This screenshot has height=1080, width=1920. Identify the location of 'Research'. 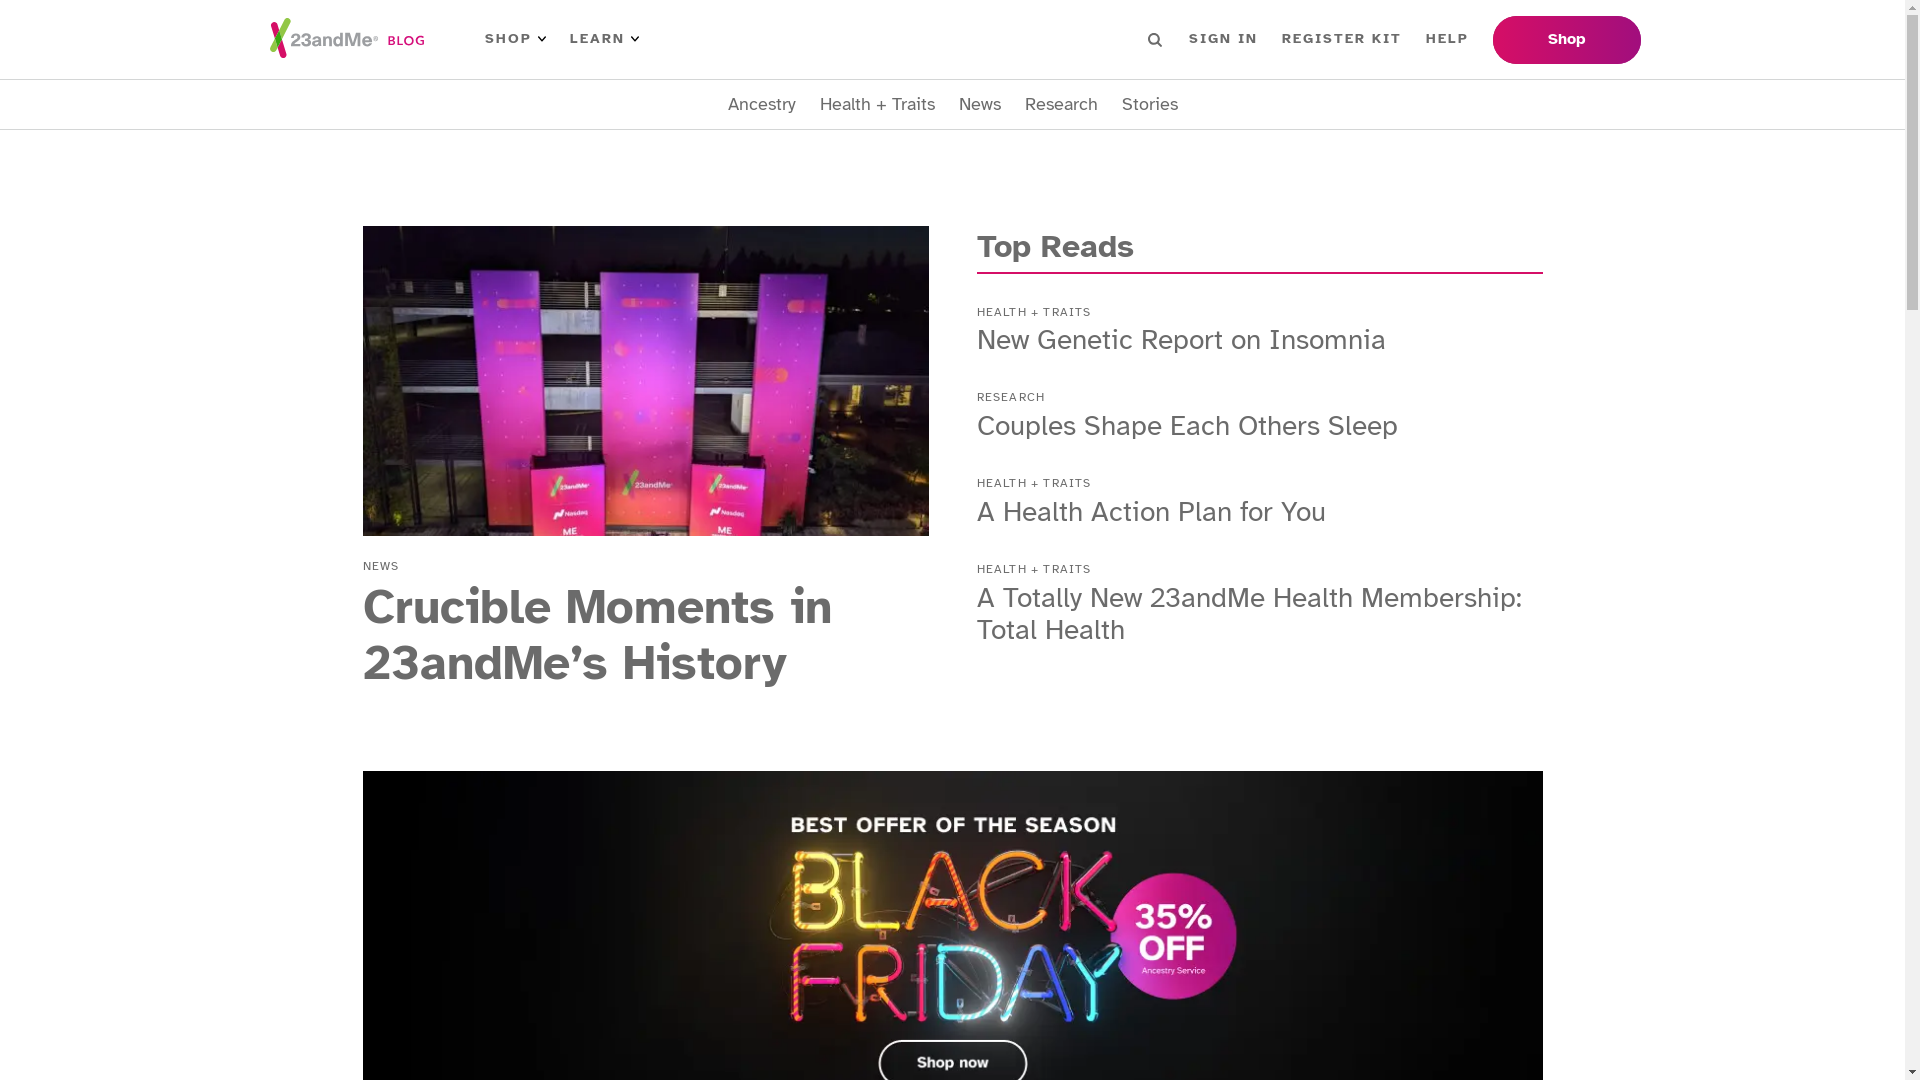
(1059, 104).